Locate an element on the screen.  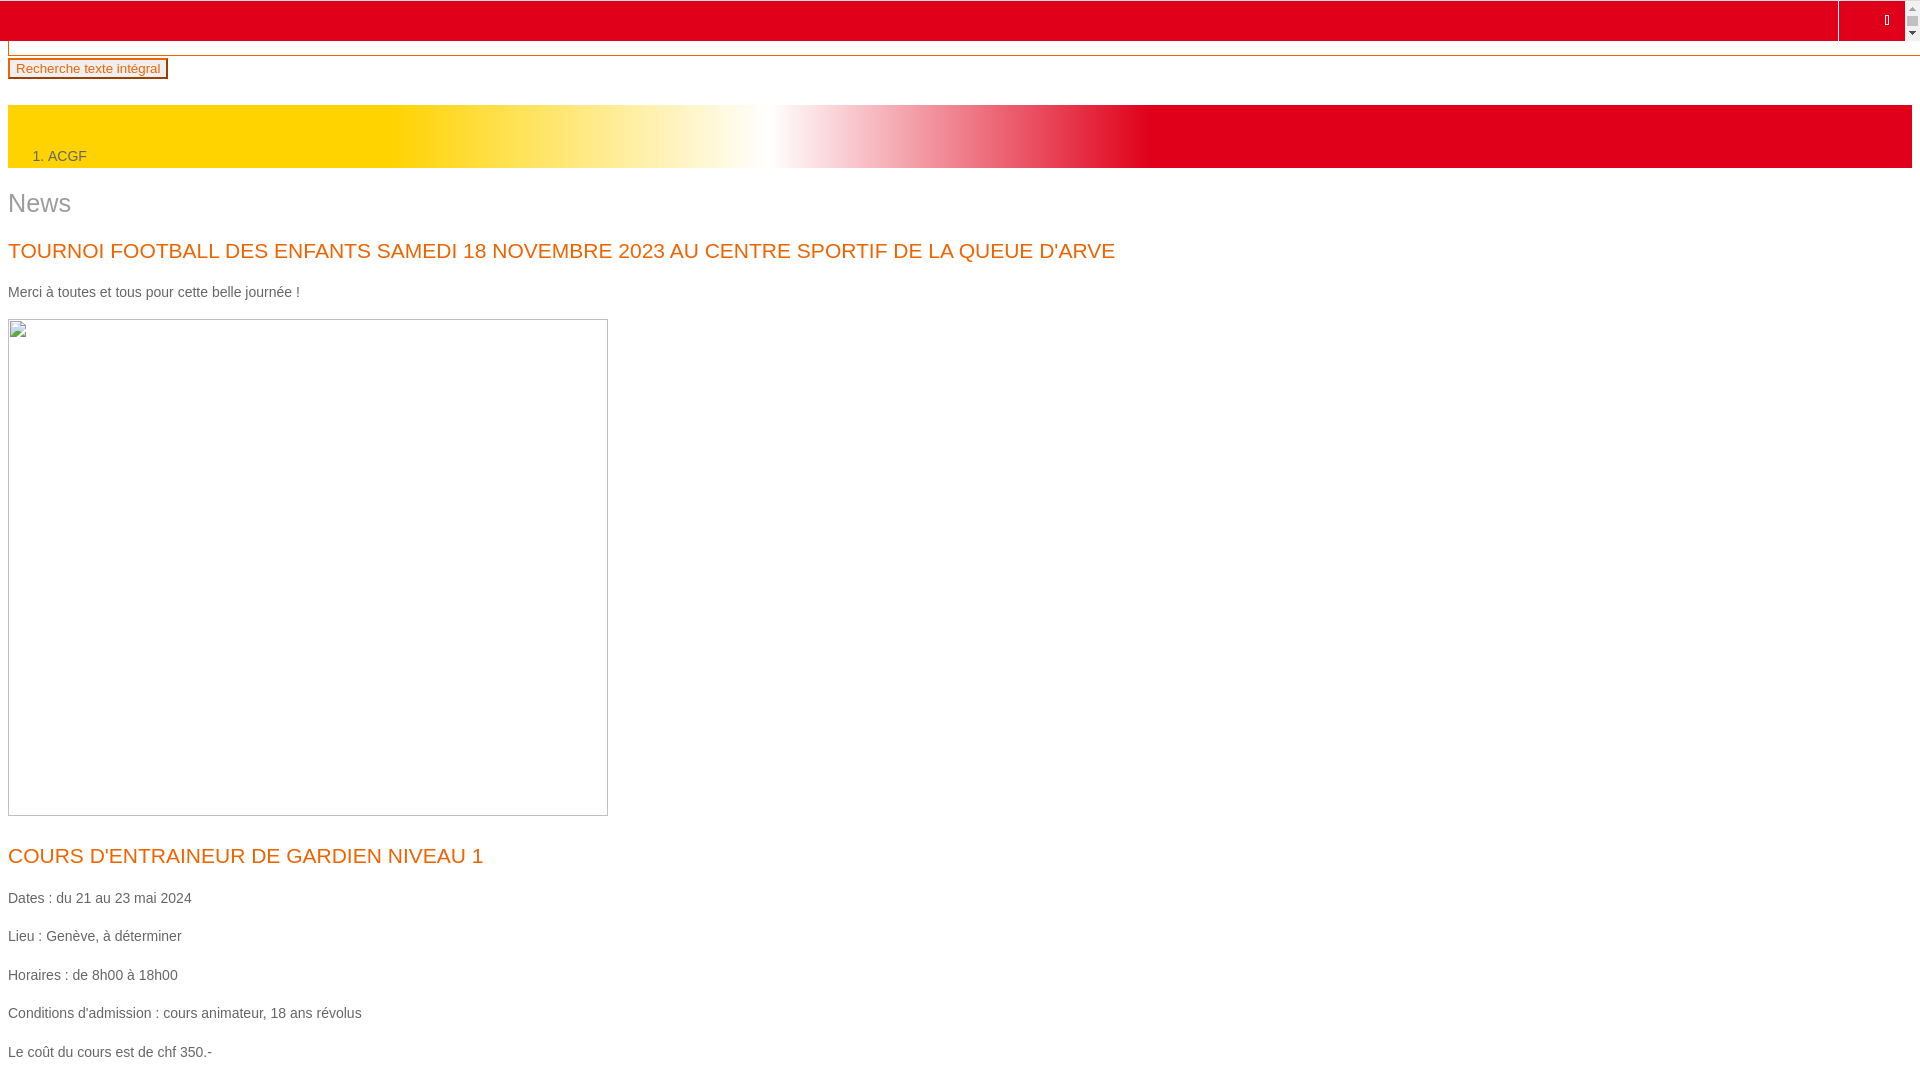
'Association' is located at coordinates (114, 115).